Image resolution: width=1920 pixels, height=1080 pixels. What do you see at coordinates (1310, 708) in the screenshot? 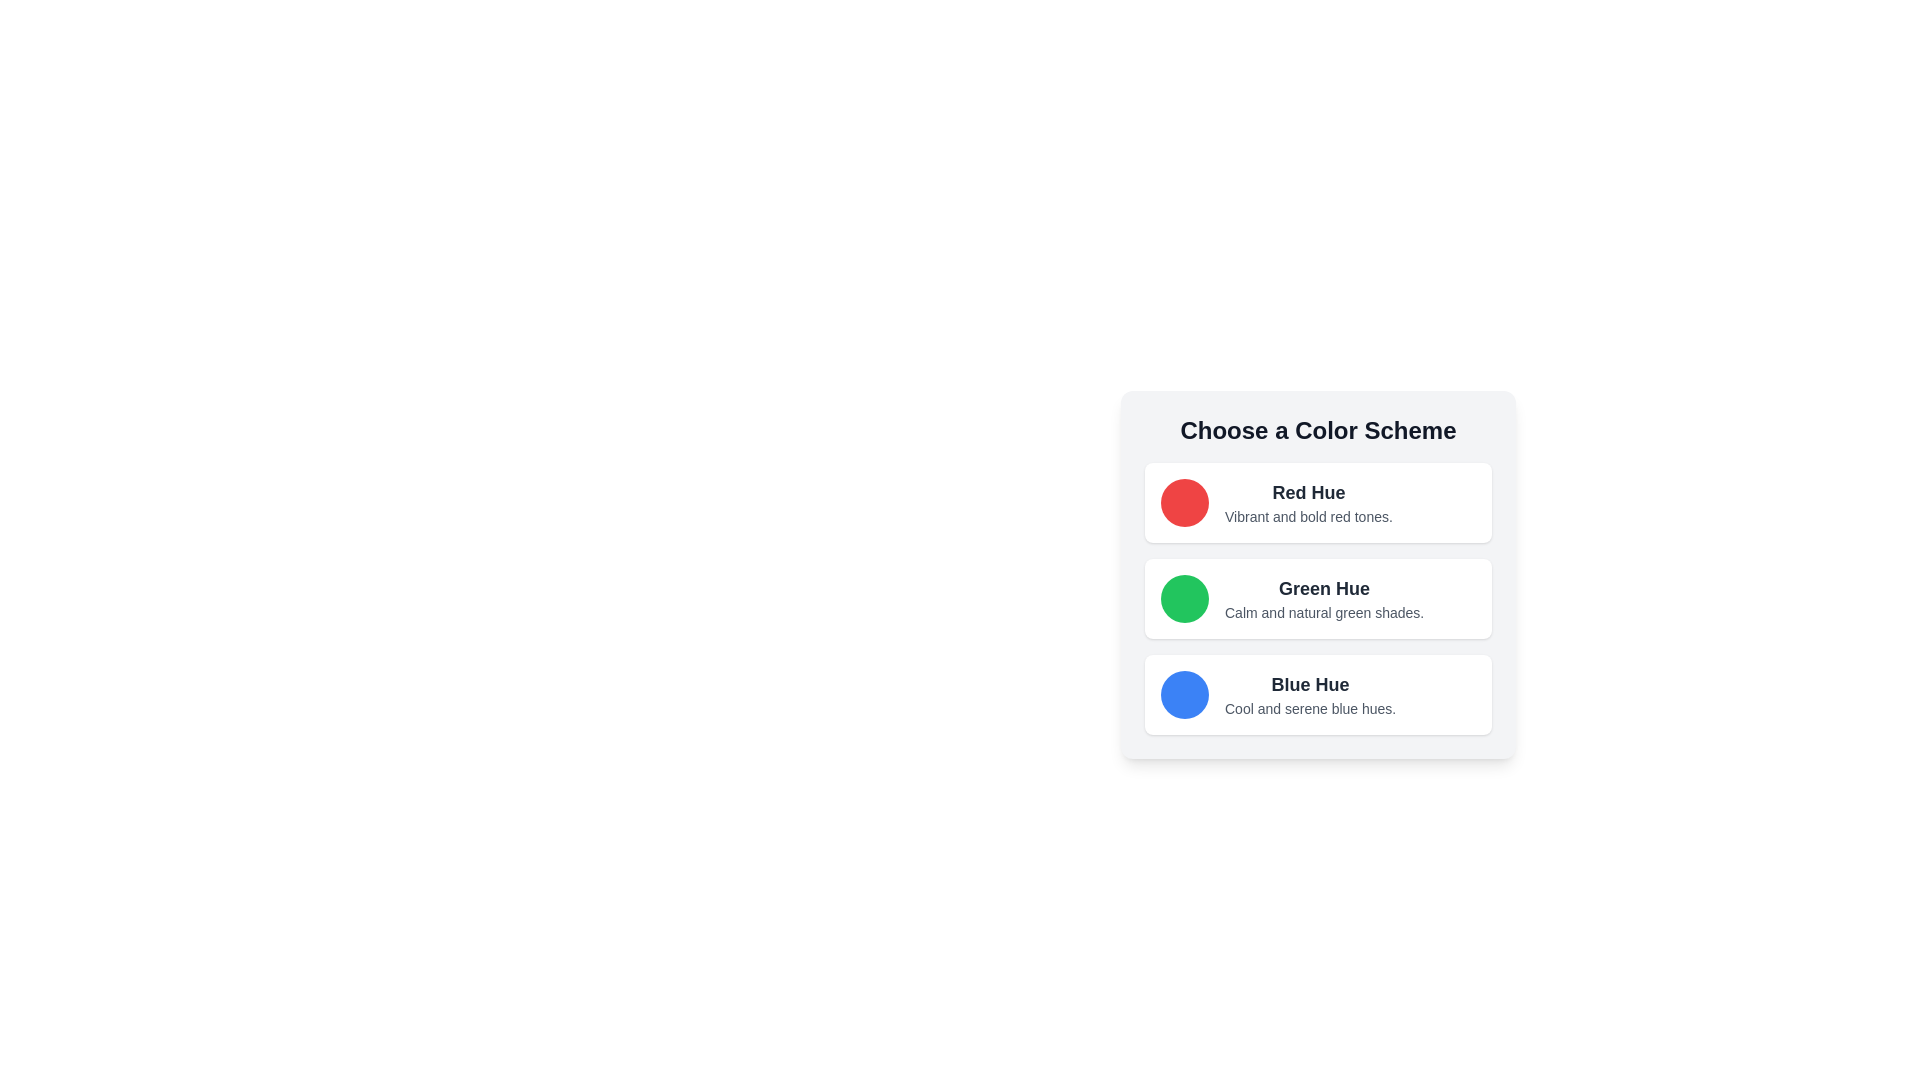
I see `descriptive subtitle text located directly below the 'Blue Hue' title in the color scheme selection card` at bounding box center [1310, 708].